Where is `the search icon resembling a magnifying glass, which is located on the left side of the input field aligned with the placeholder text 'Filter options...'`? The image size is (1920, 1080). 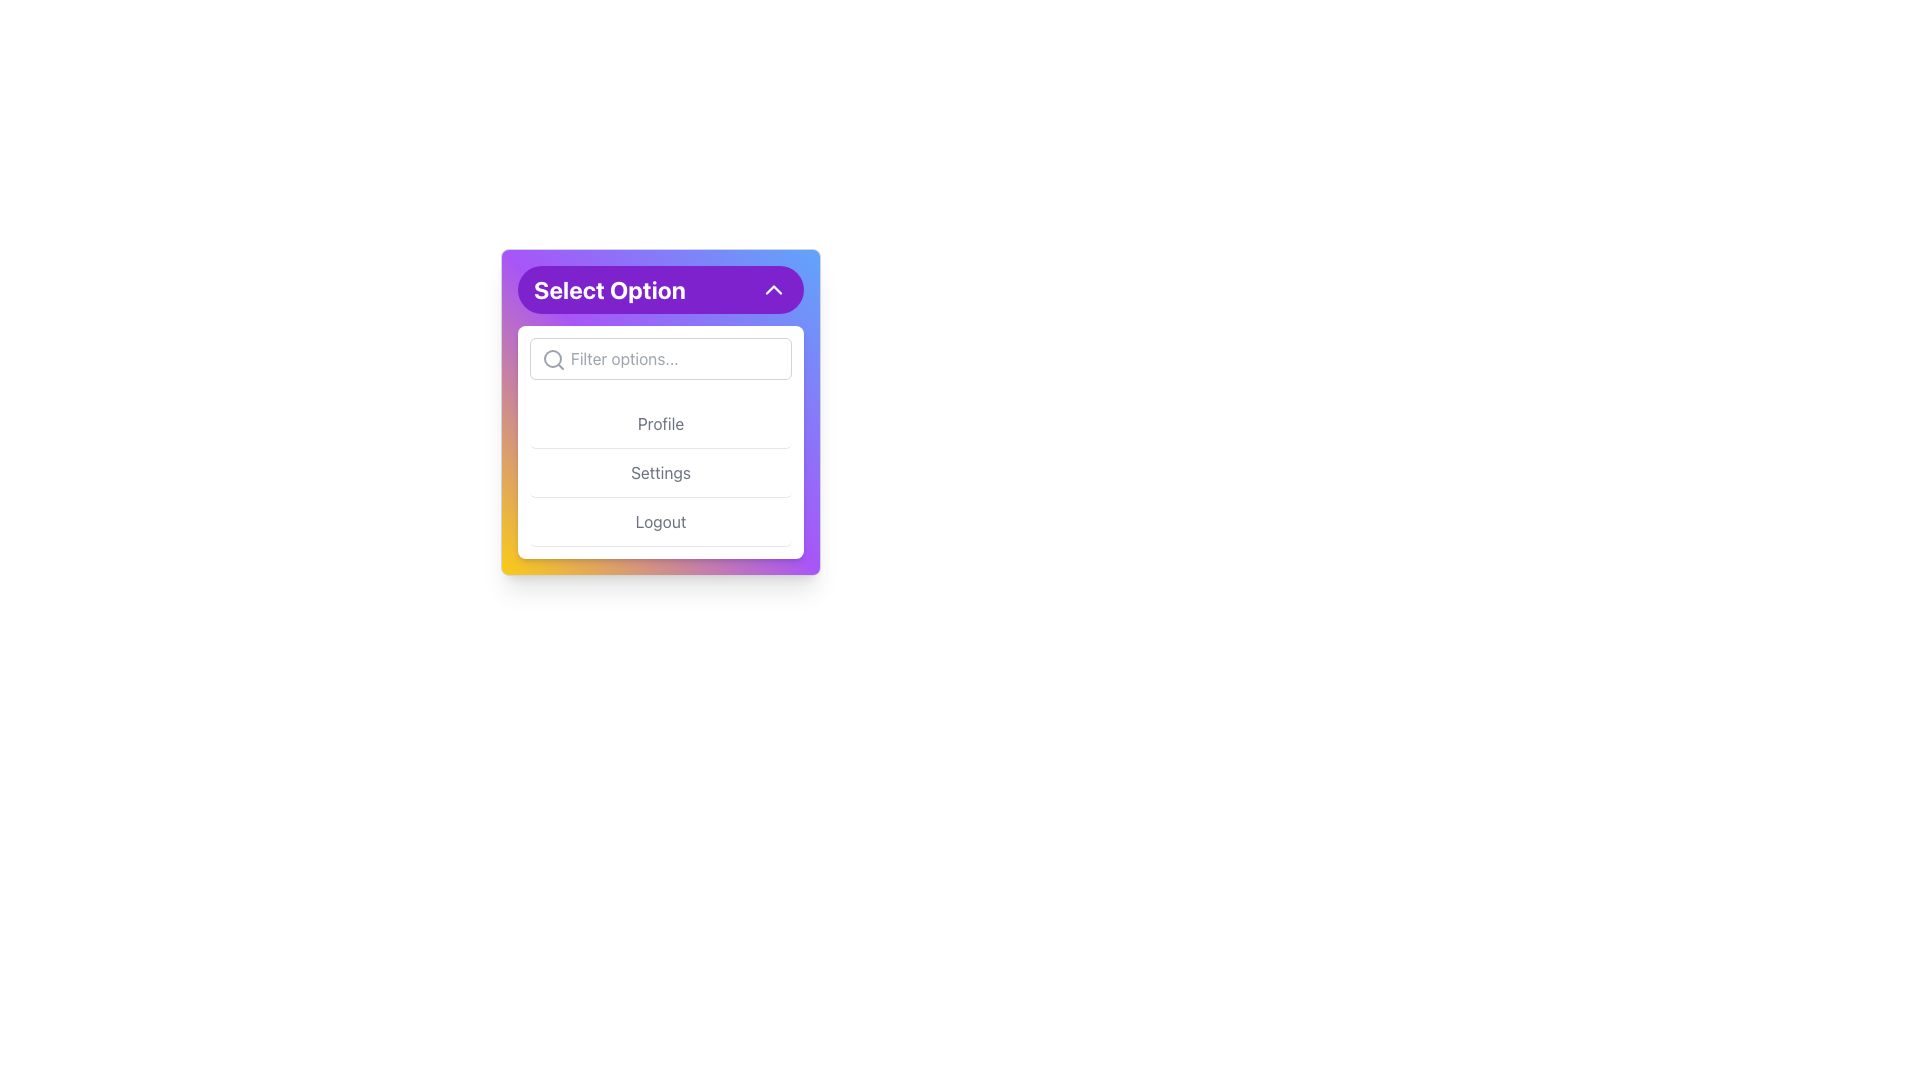 the search icon resembling a magnifying glass, which is located on the left side of the input field aligned with the placeholder text 'Filter options...' is located at coordinates (553, 358).